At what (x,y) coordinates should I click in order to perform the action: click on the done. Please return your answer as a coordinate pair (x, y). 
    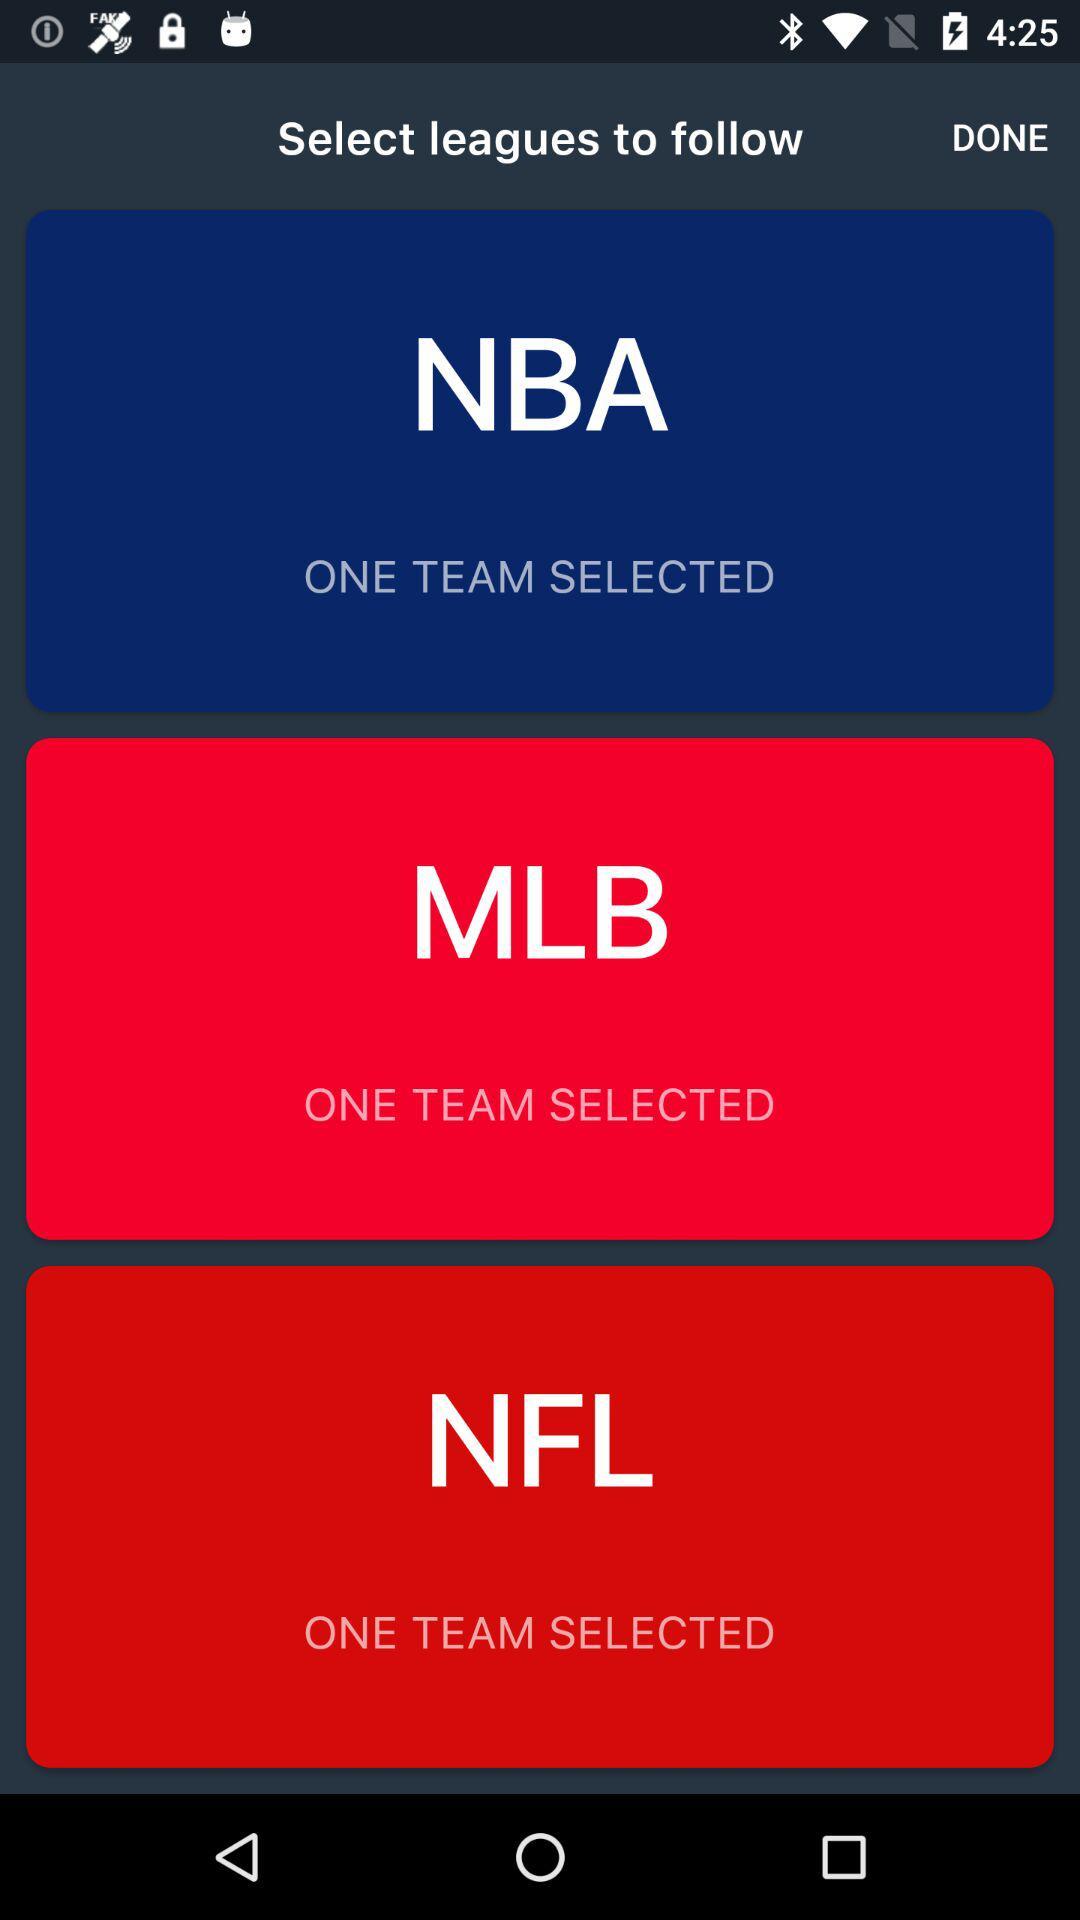
    Looking at the image, I should click on (1000, 135).